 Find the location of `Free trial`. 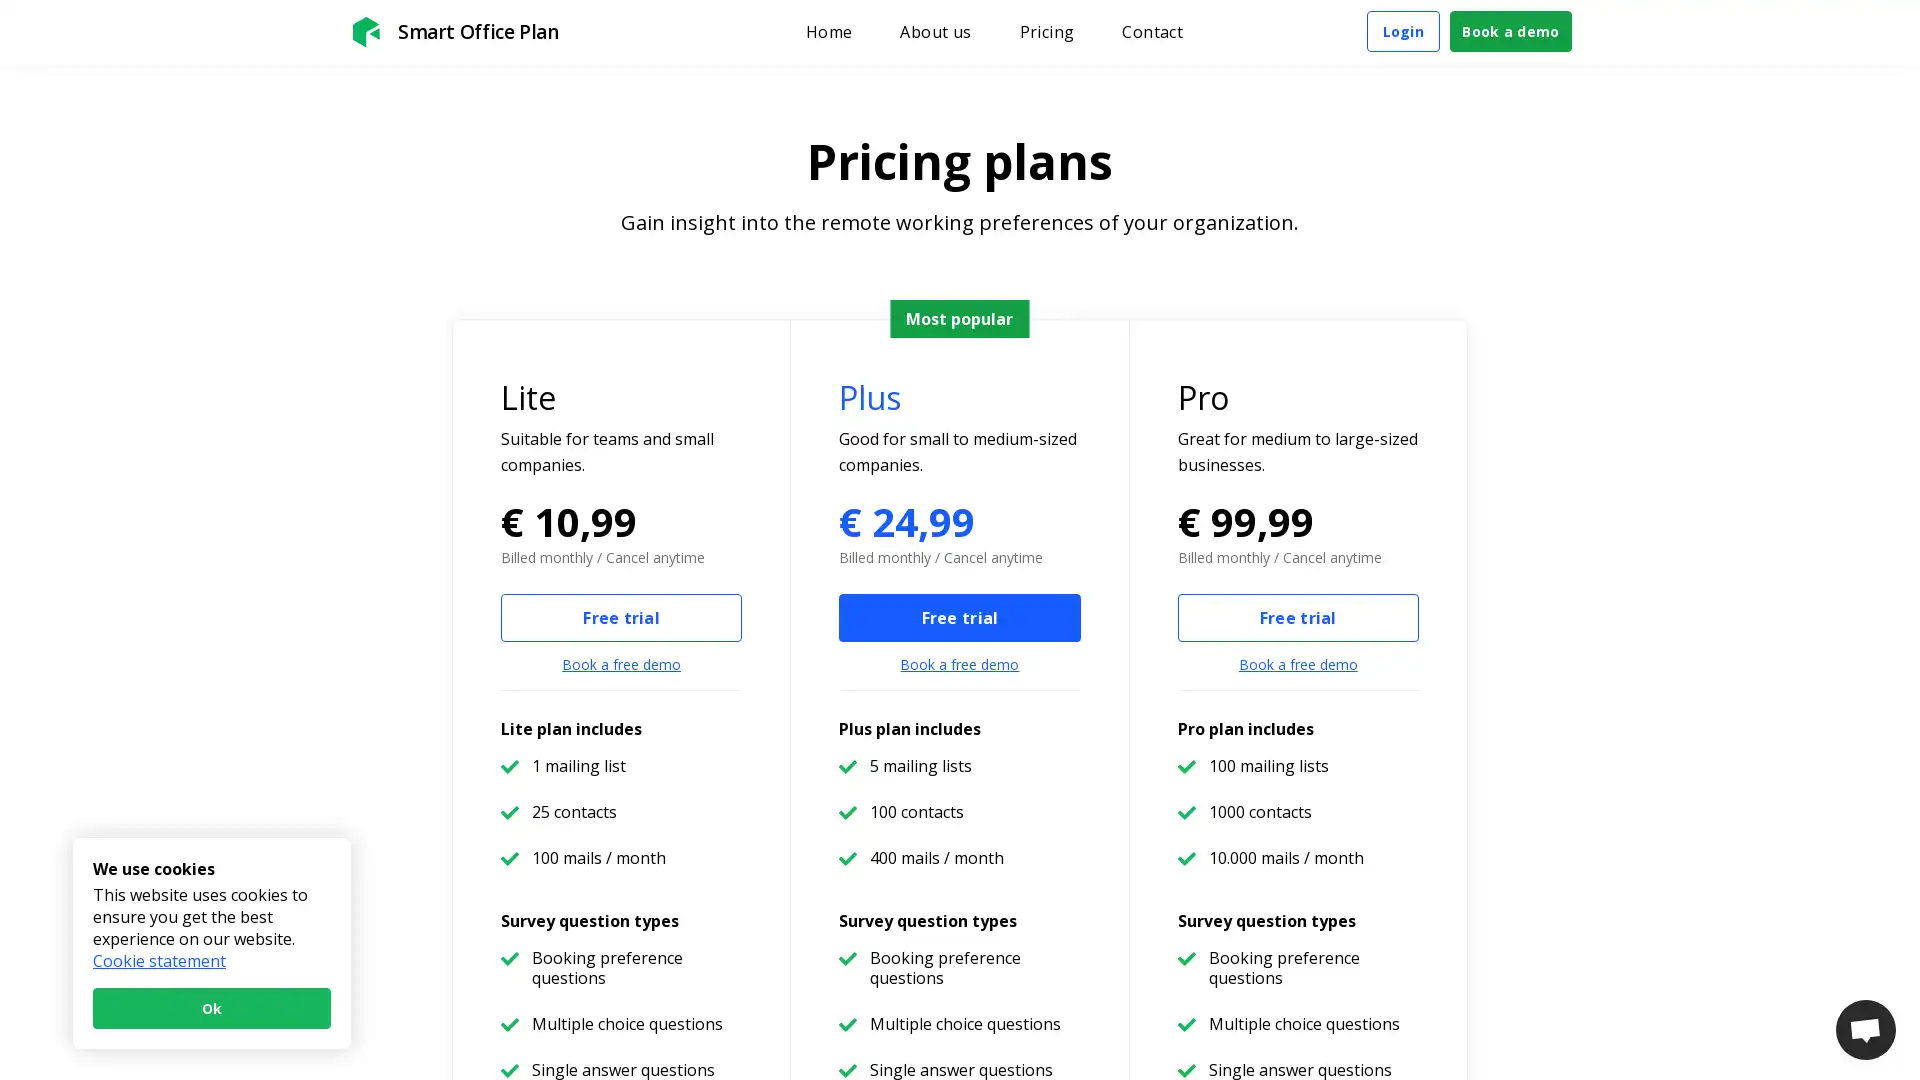

Free trial is located at coordinates (958, 616).